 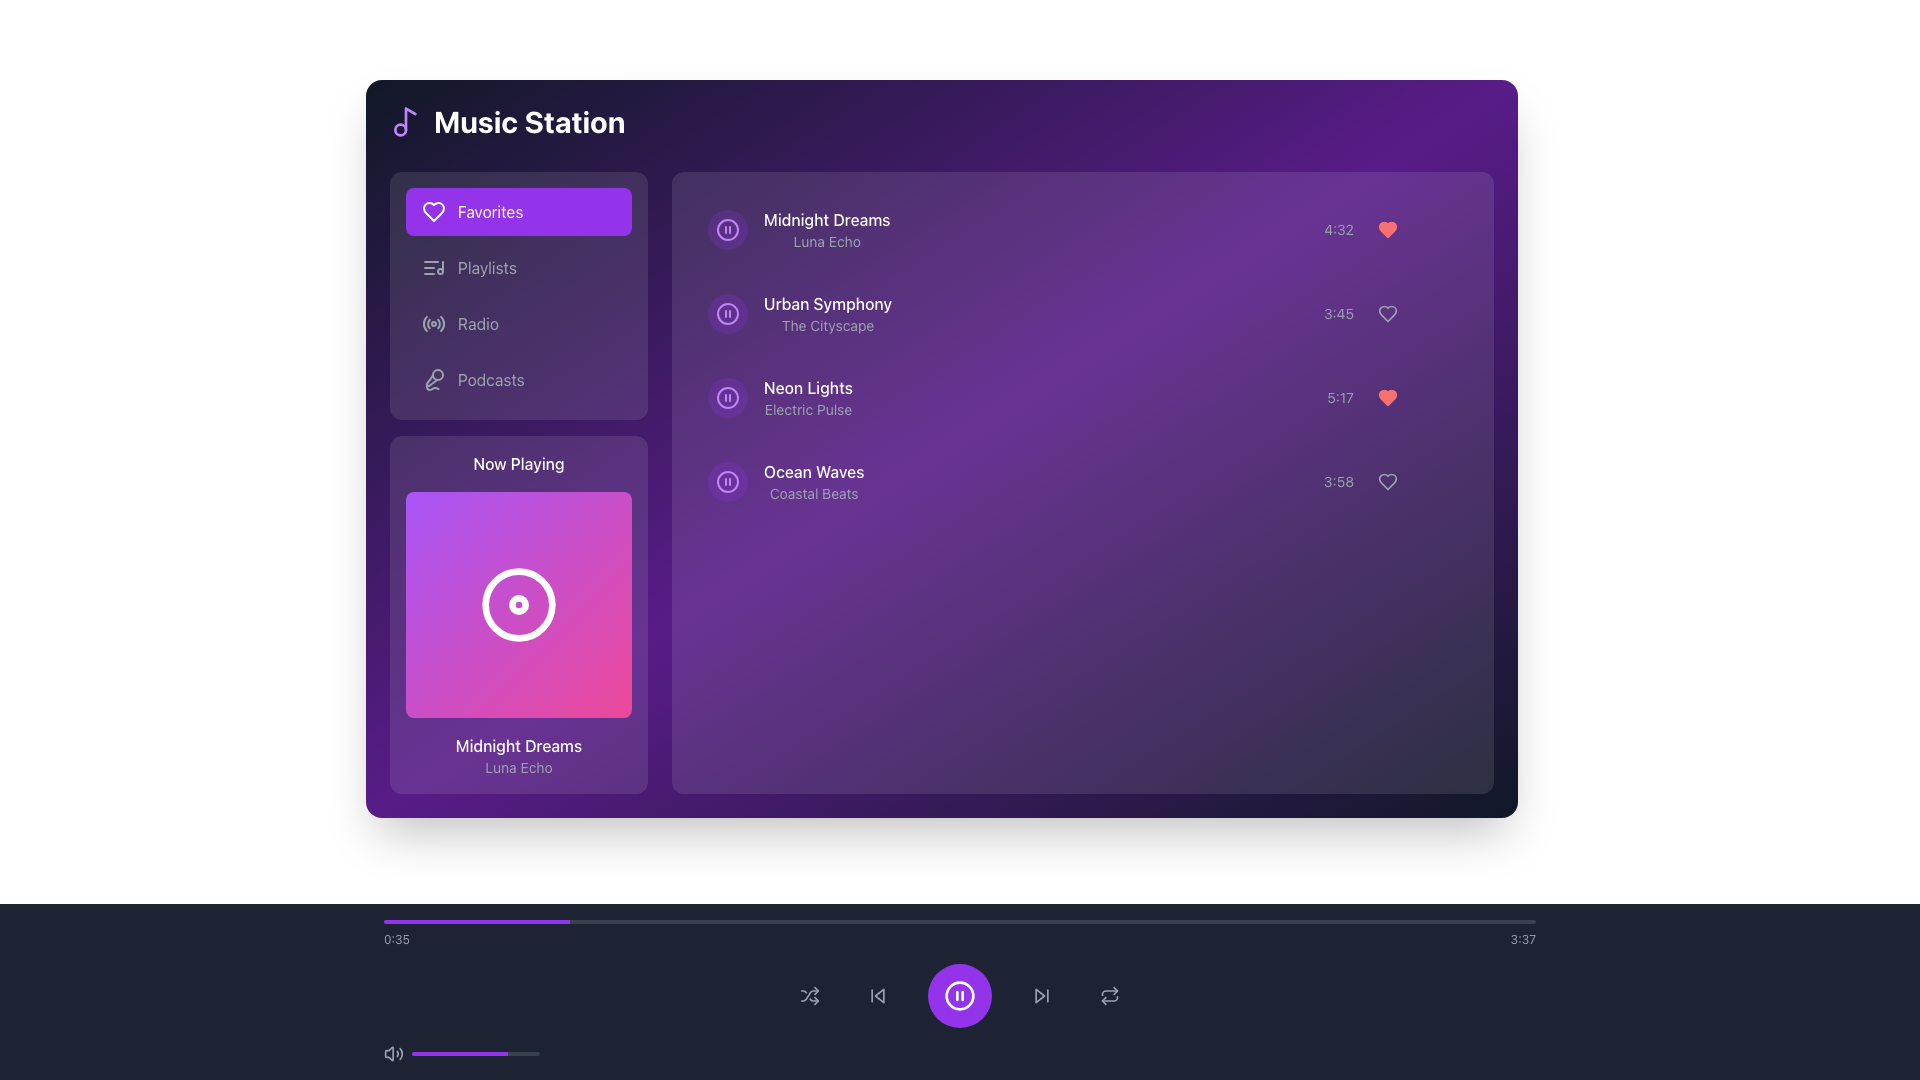 What do you see at coordinates (518, 604) in the screenshot?
I see `the Circle shape (SVG element) in the spinning disc icon indicating the current playback status of the 'Now Playing' track` at bounding box center [518, 604].